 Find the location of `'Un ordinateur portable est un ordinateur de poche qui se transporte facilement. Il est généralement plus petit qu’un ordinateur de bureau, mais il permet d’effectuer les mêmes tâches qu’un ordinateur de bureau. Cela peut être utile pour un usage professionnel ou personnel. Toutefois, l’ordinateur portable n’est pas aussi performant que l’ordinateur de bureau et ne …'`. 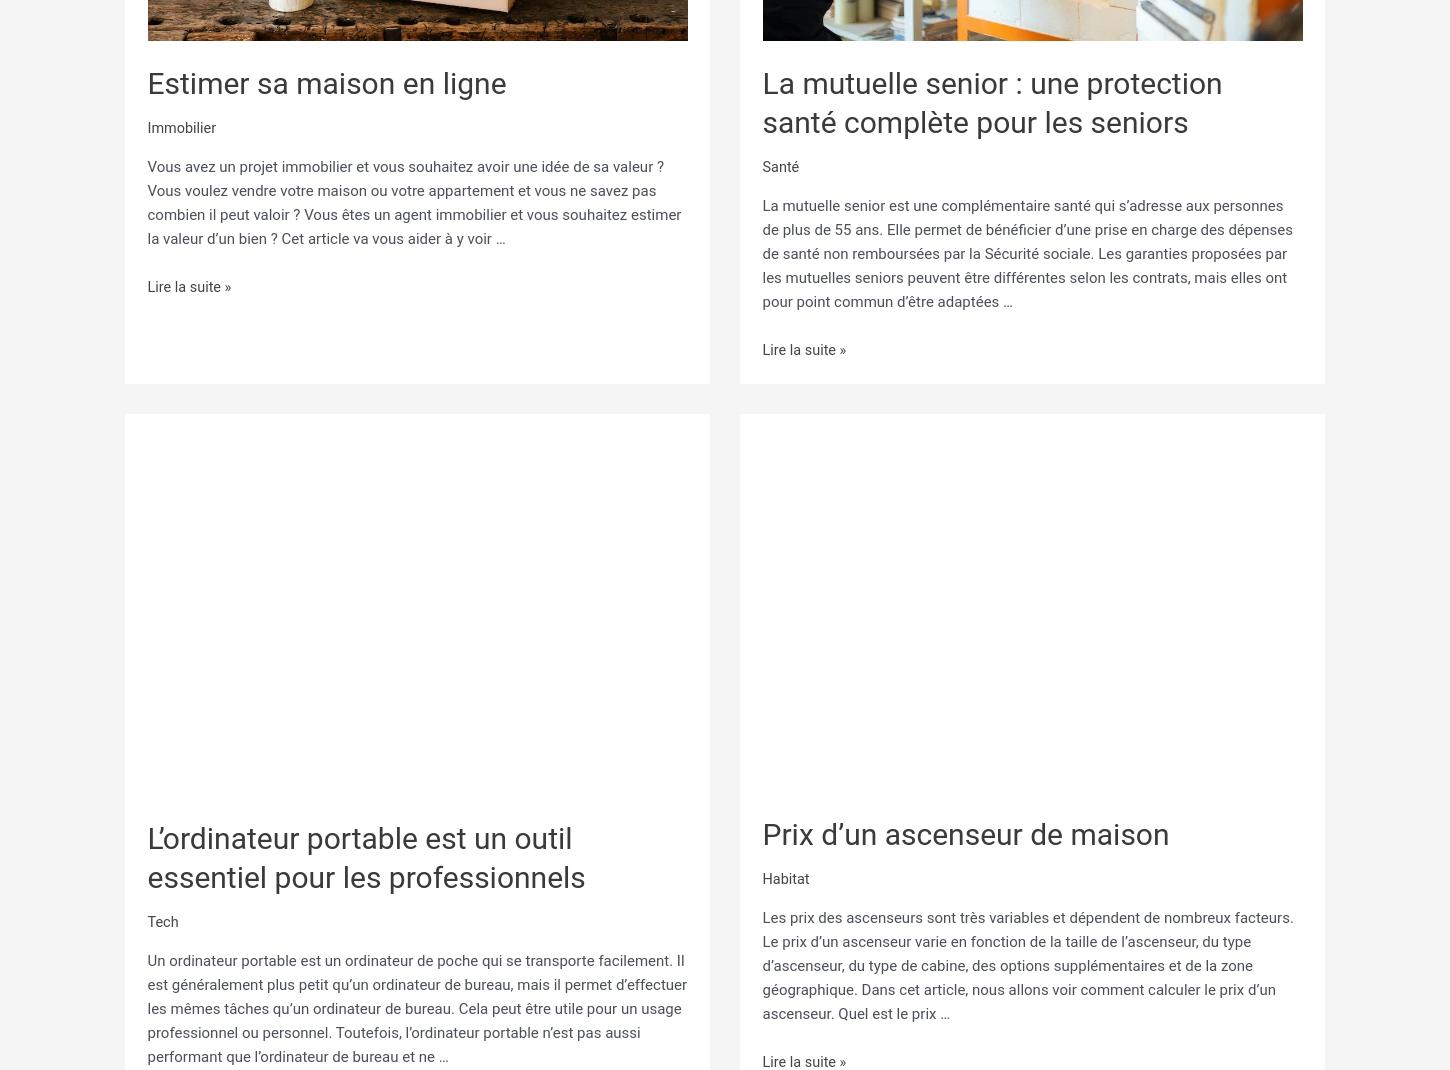

'Un ordinateur portable est un ordinateur de poche qui se transporte facilement. Il est généralement plus petit qu’un ordinateur de bureau, mais il permet d’effectuer les mêmes tâches qu’un ordinateur de bureau. Cela peut être utile pour un usage professionnel ou personnel. Toutefois, l’ordinateur portable n’est pas aussi performant que l’ordinateur de bureau et ne …' is located at coordinates (146, 1008).